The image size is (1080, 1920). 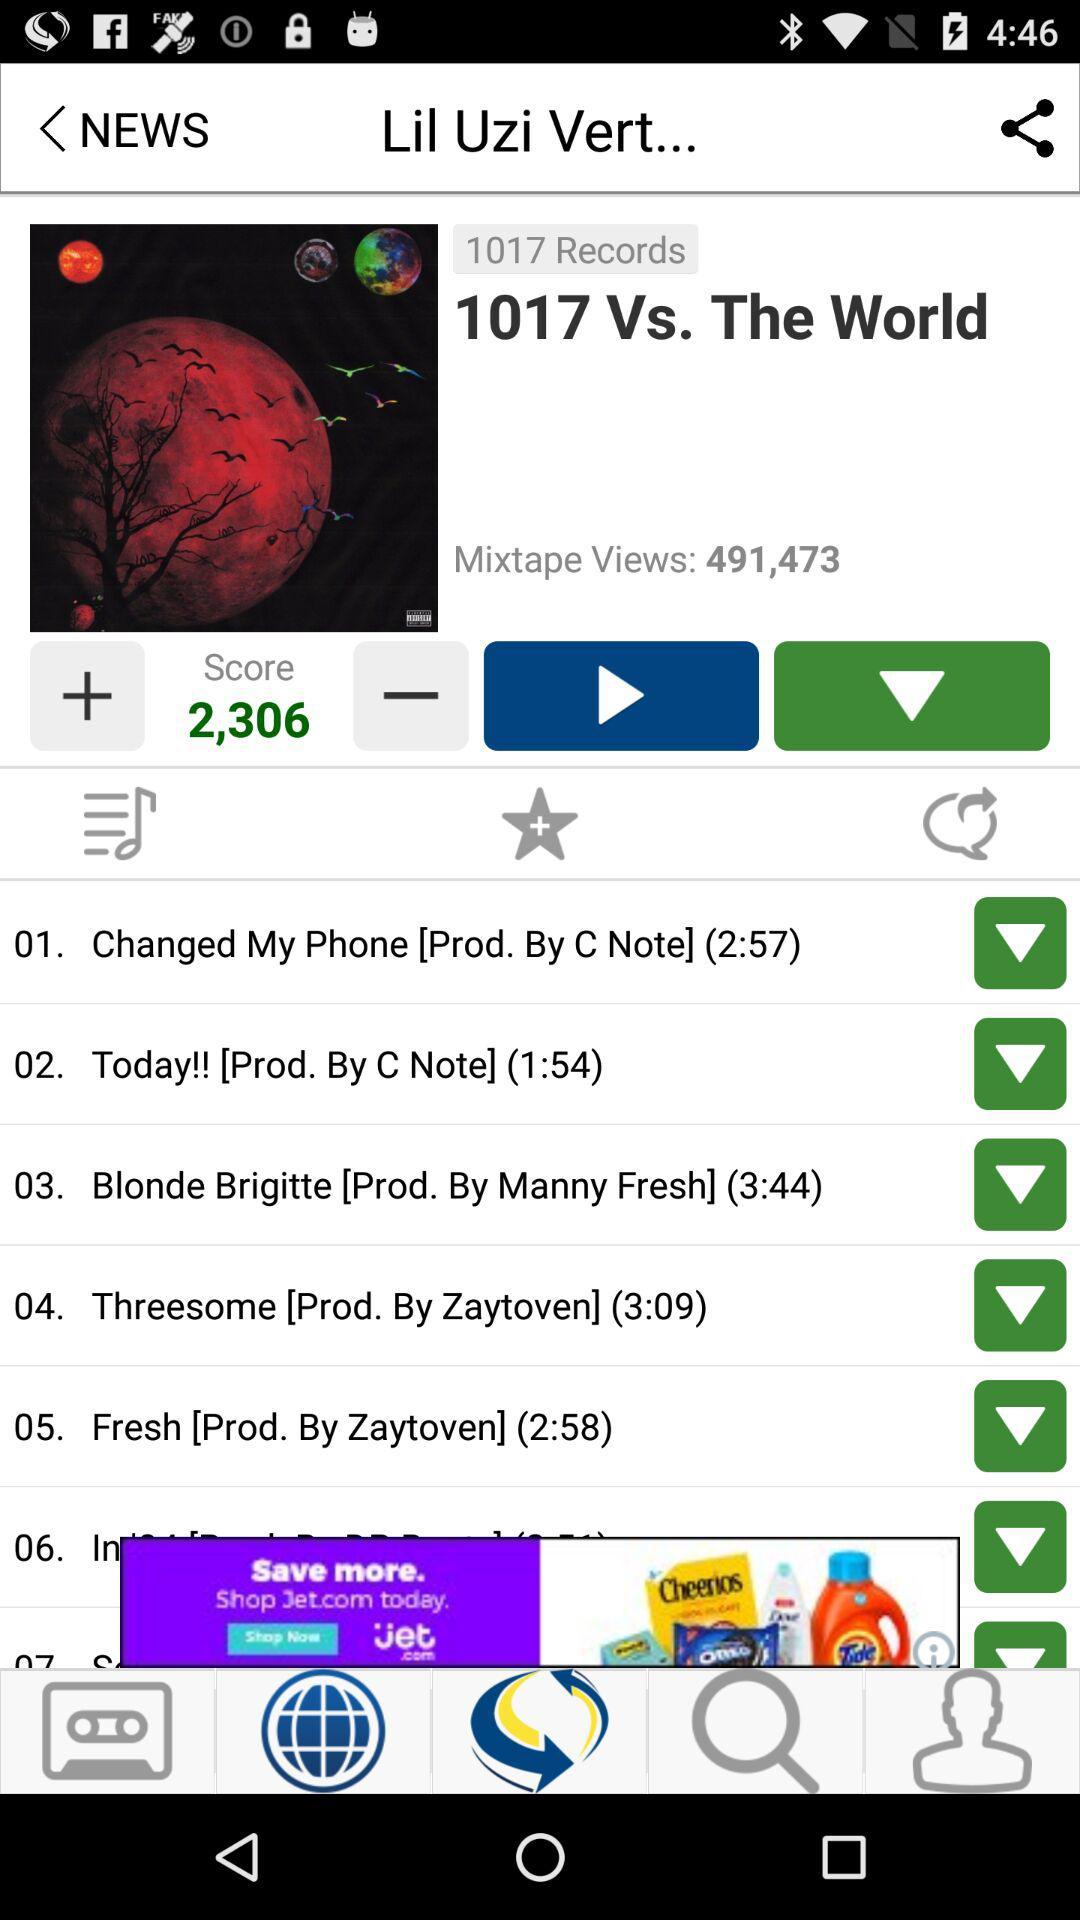 What do you see at coordinates (119, 880) in the screenshot?
I see `the music icon` at bounding box center [119, 880].